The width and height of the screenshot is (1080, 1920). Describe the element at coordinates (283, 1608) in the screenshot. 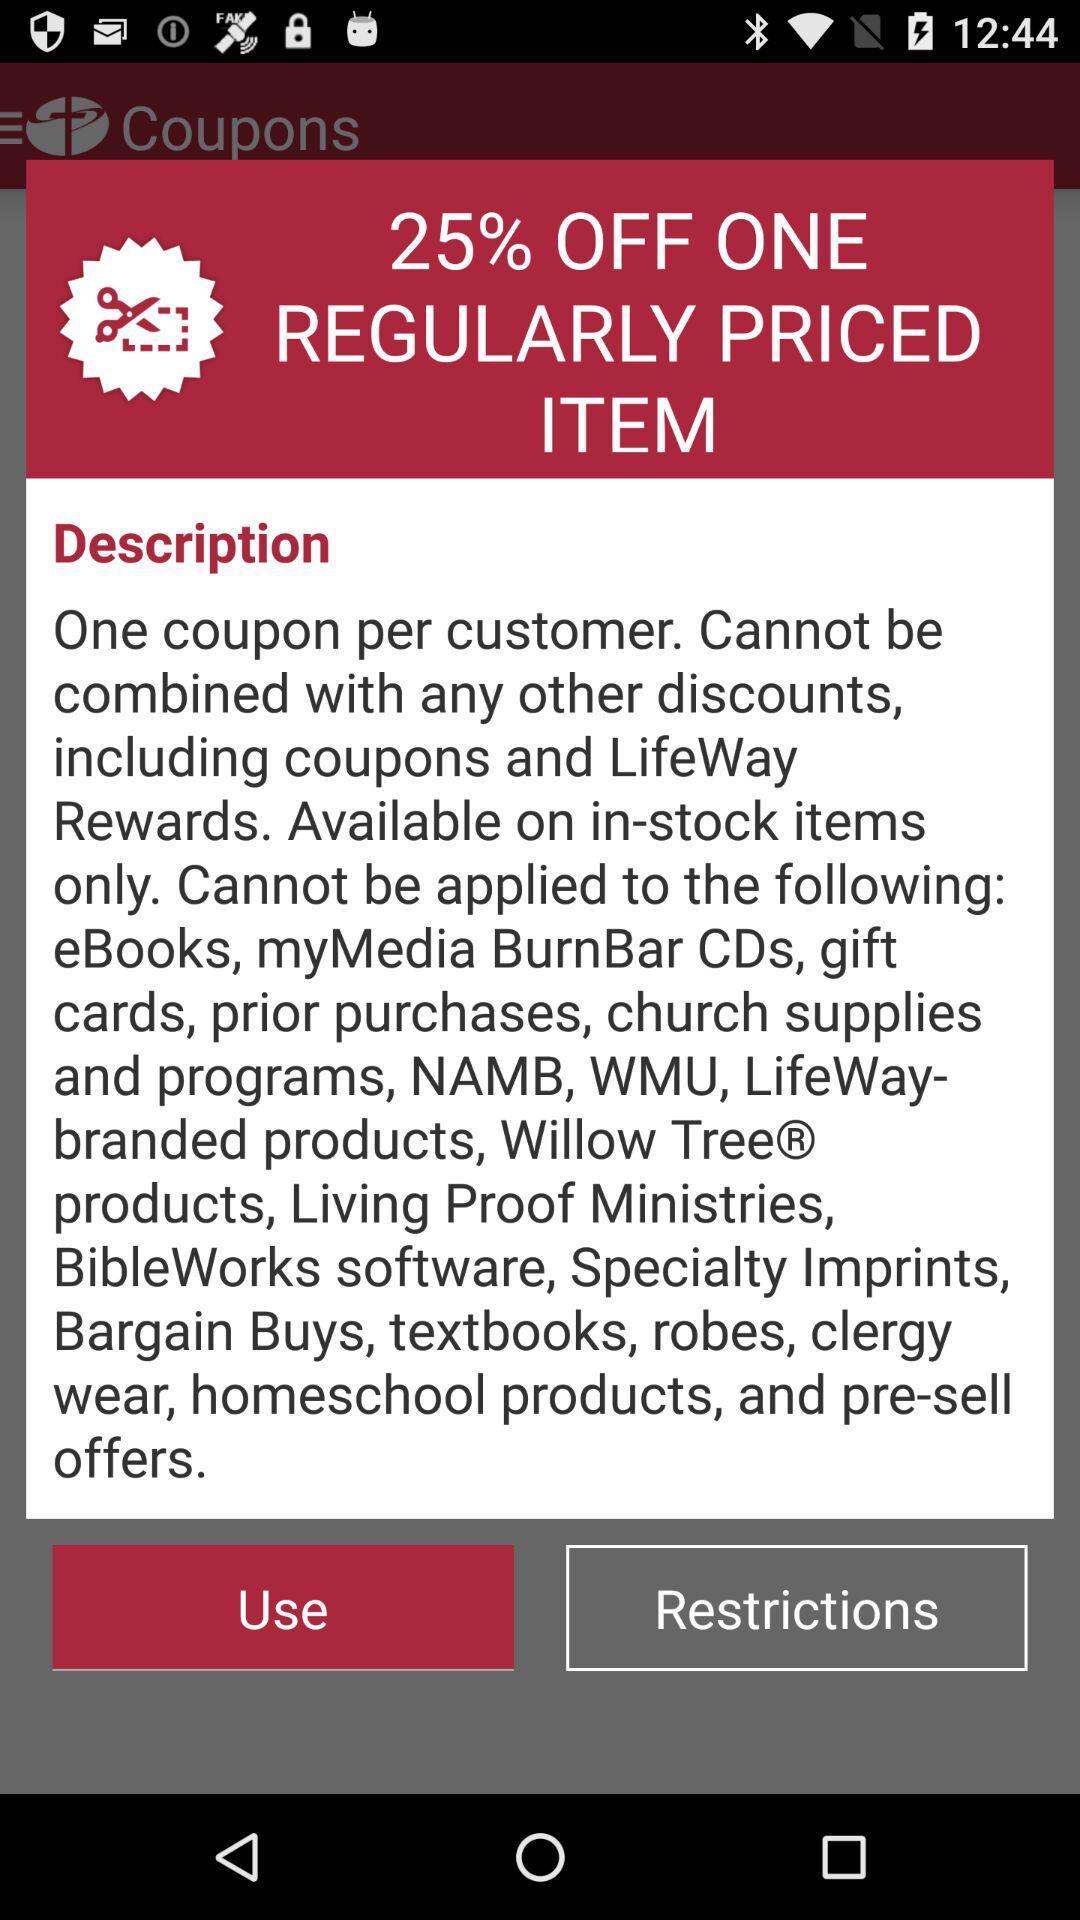

I see `use` at that location.